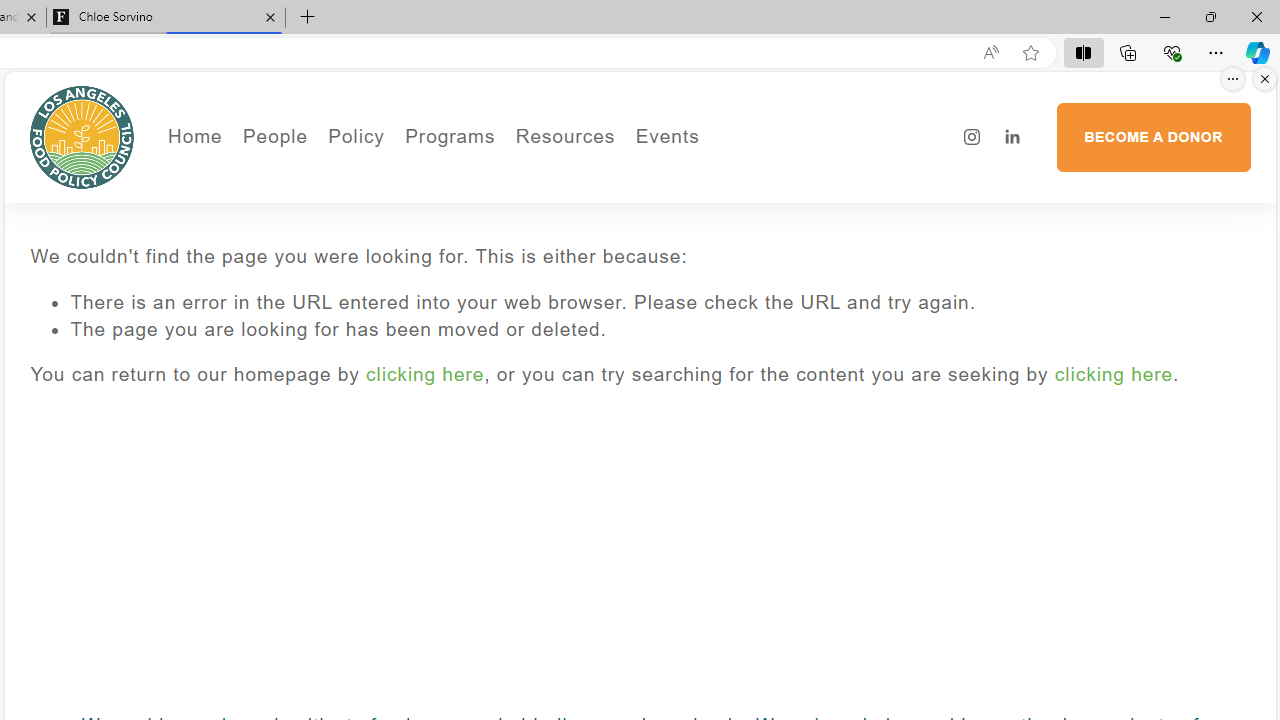 The height and width of the screenshot is (720, 1280). I want to click on 'Policy', so click(356, 136).